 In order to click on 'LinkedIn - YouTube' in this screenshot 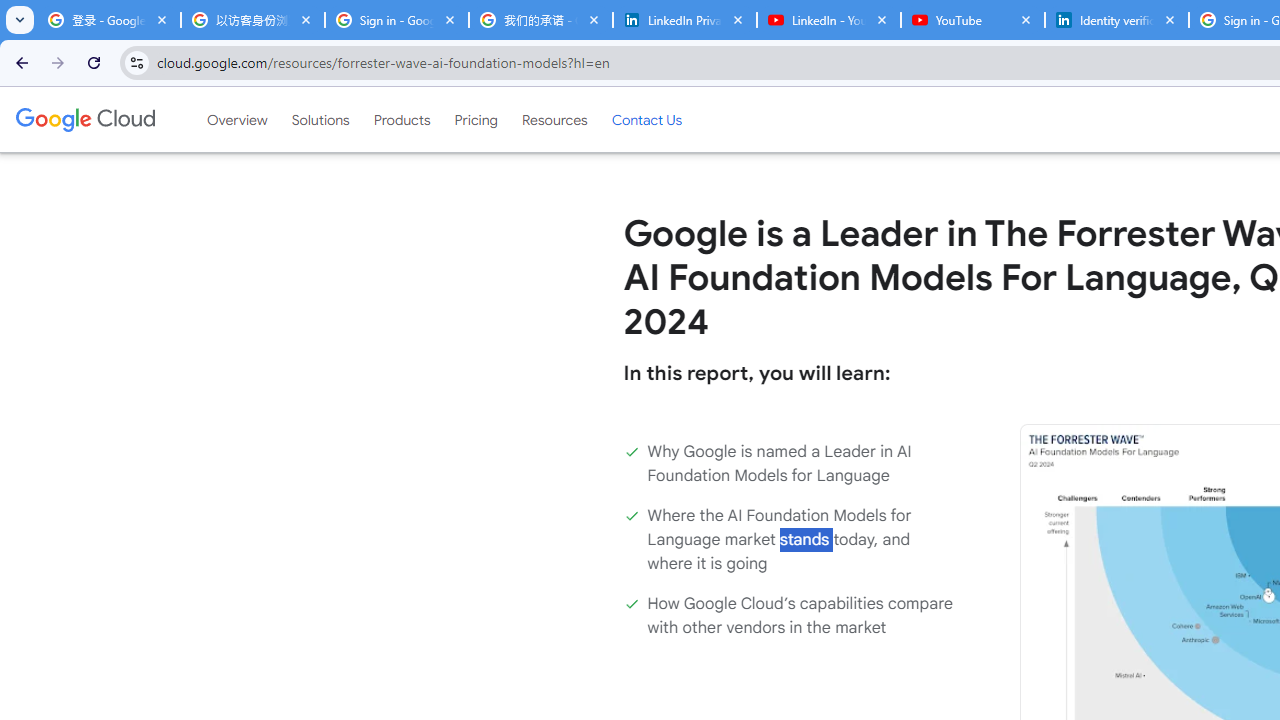, I will do `click(828, 20)`.